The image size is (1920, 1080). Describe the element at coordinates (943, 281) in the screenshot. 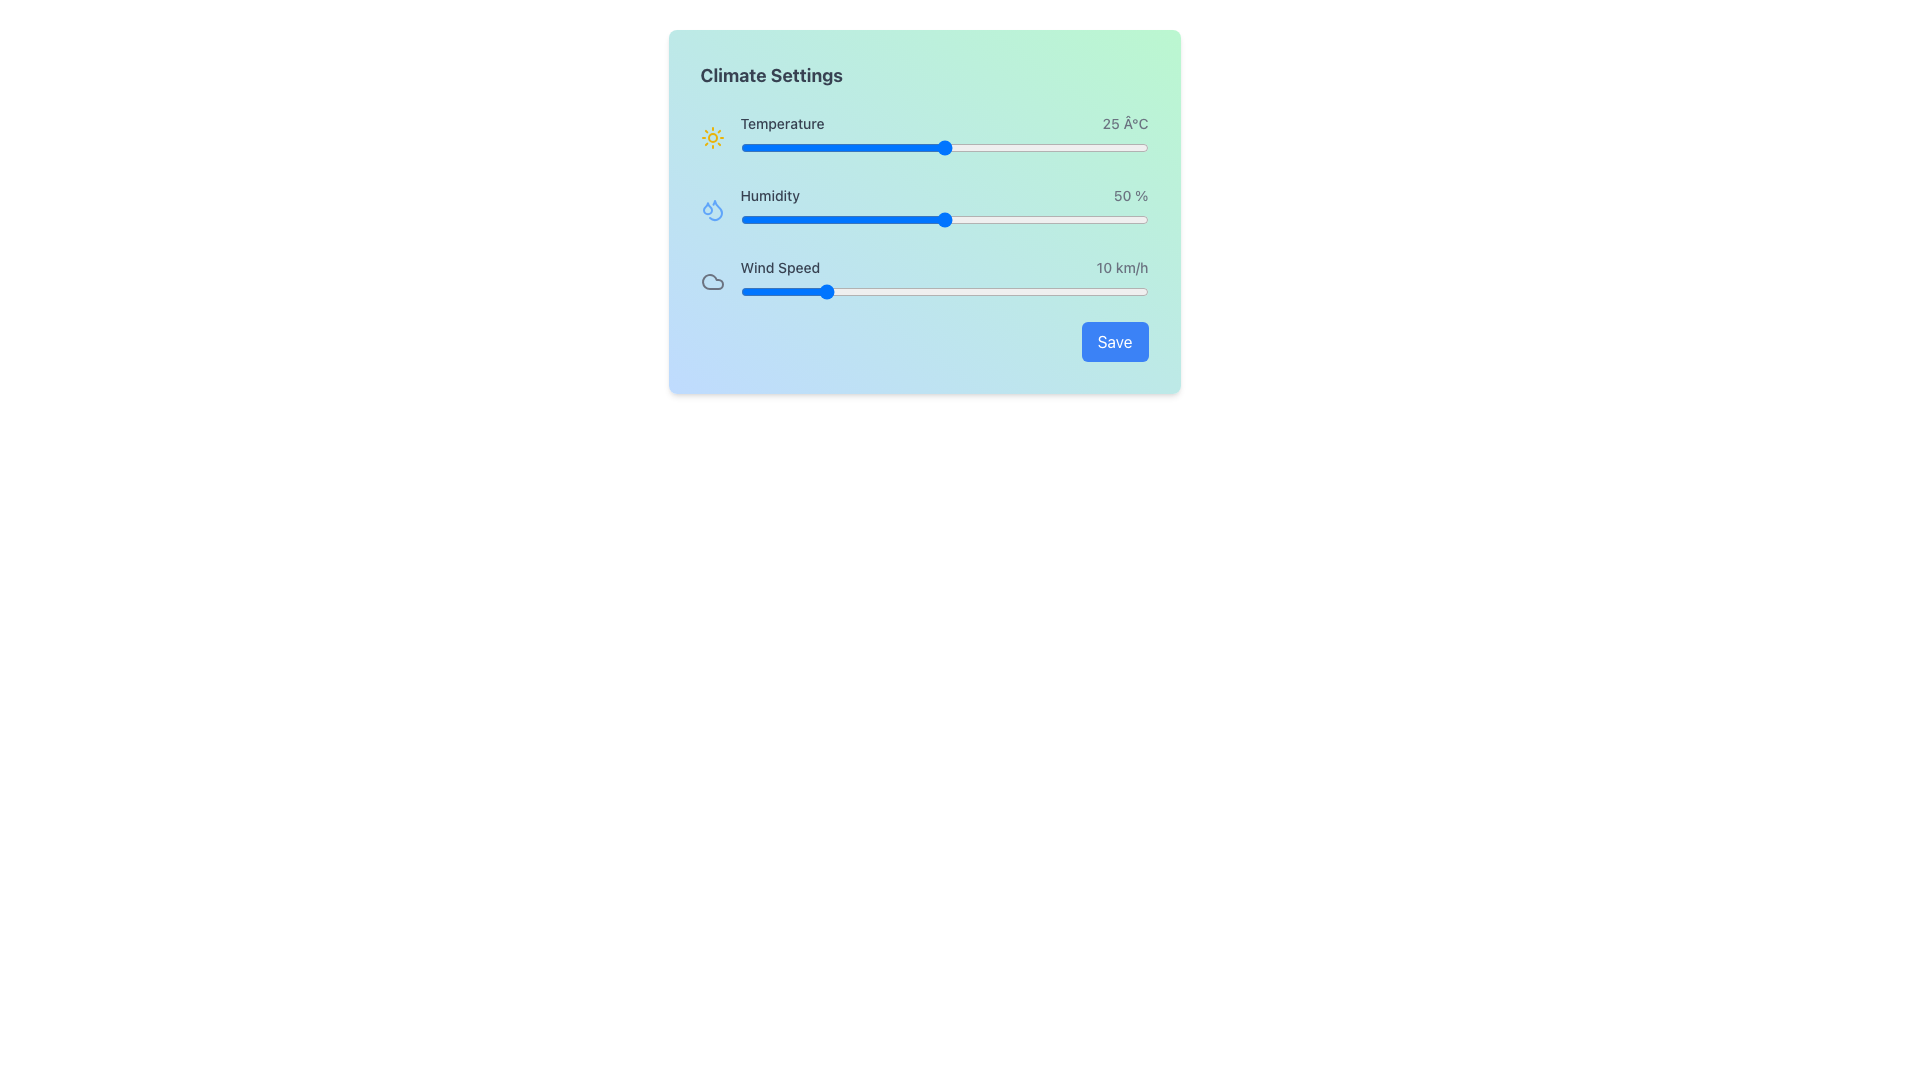

I see `the slider handle` at that location.